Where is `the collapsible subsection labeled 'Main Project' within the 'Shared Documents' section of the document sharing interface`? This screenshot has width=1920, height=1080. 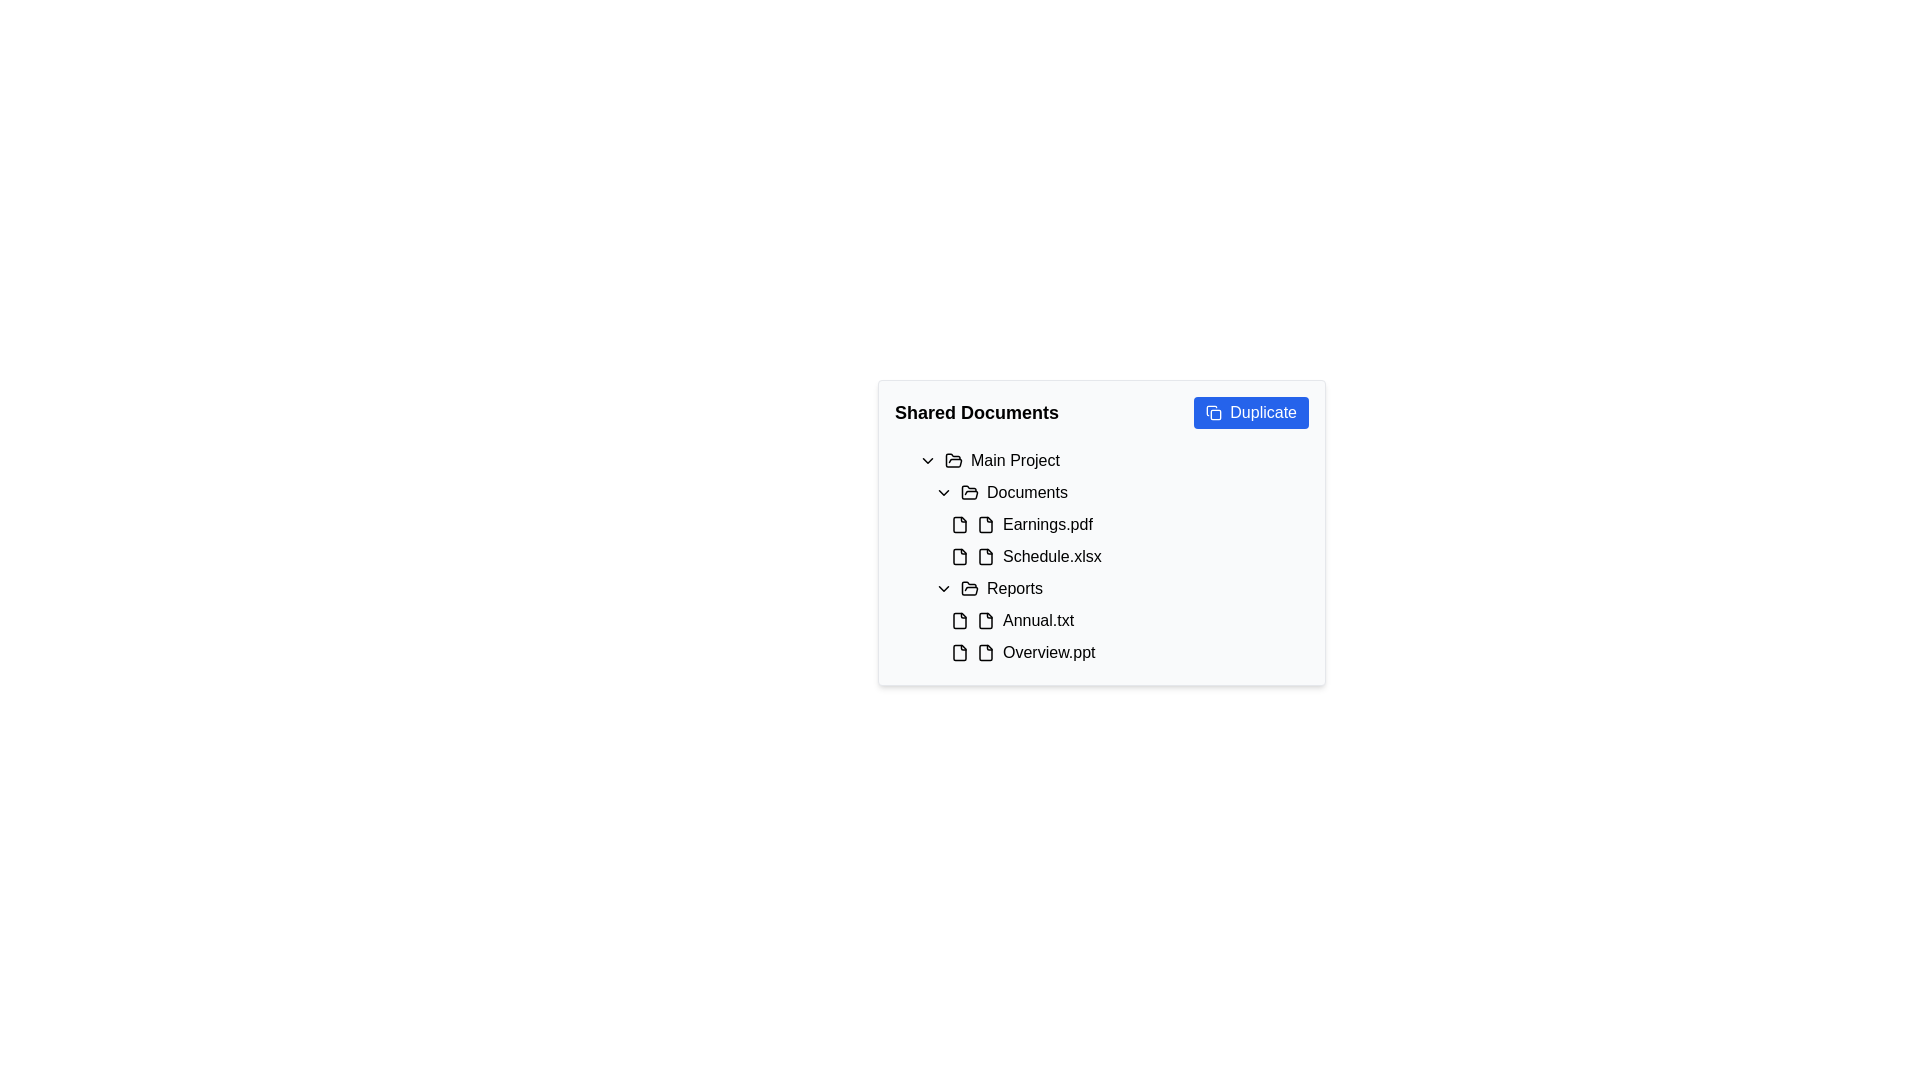 the collapsible subsection labeled 'Main Project' within the 'Shared Documents' section of the document sharing interface is located at coordinates (1108, 556).